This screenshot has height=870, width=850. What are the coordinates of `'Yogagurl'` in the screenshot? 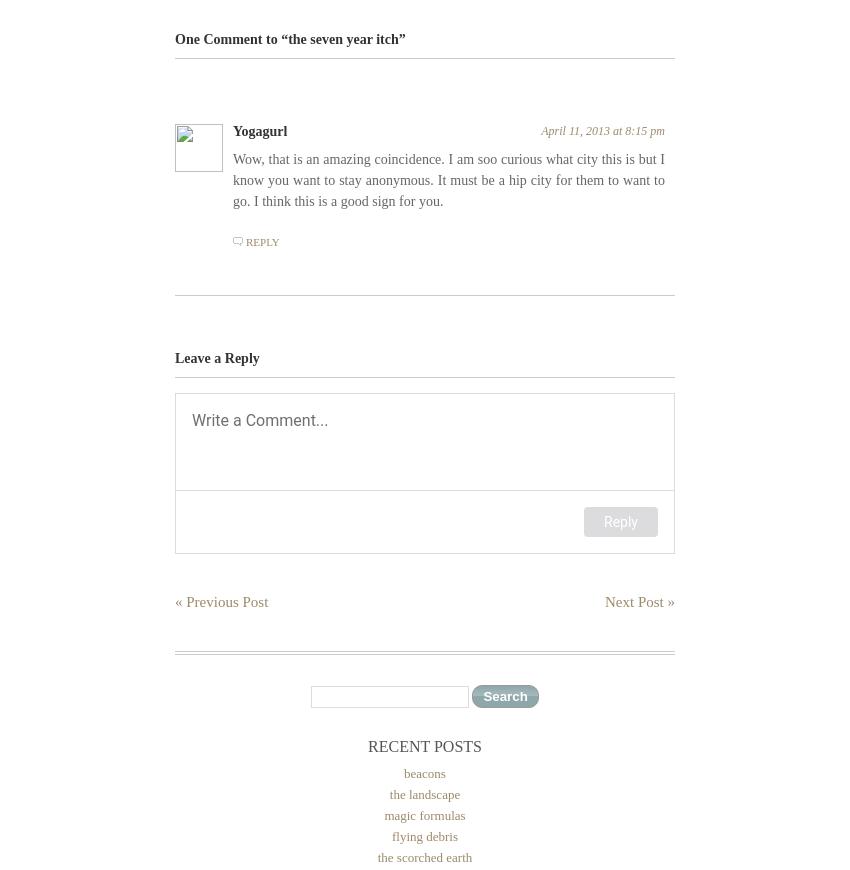 It's located at (259, 129).